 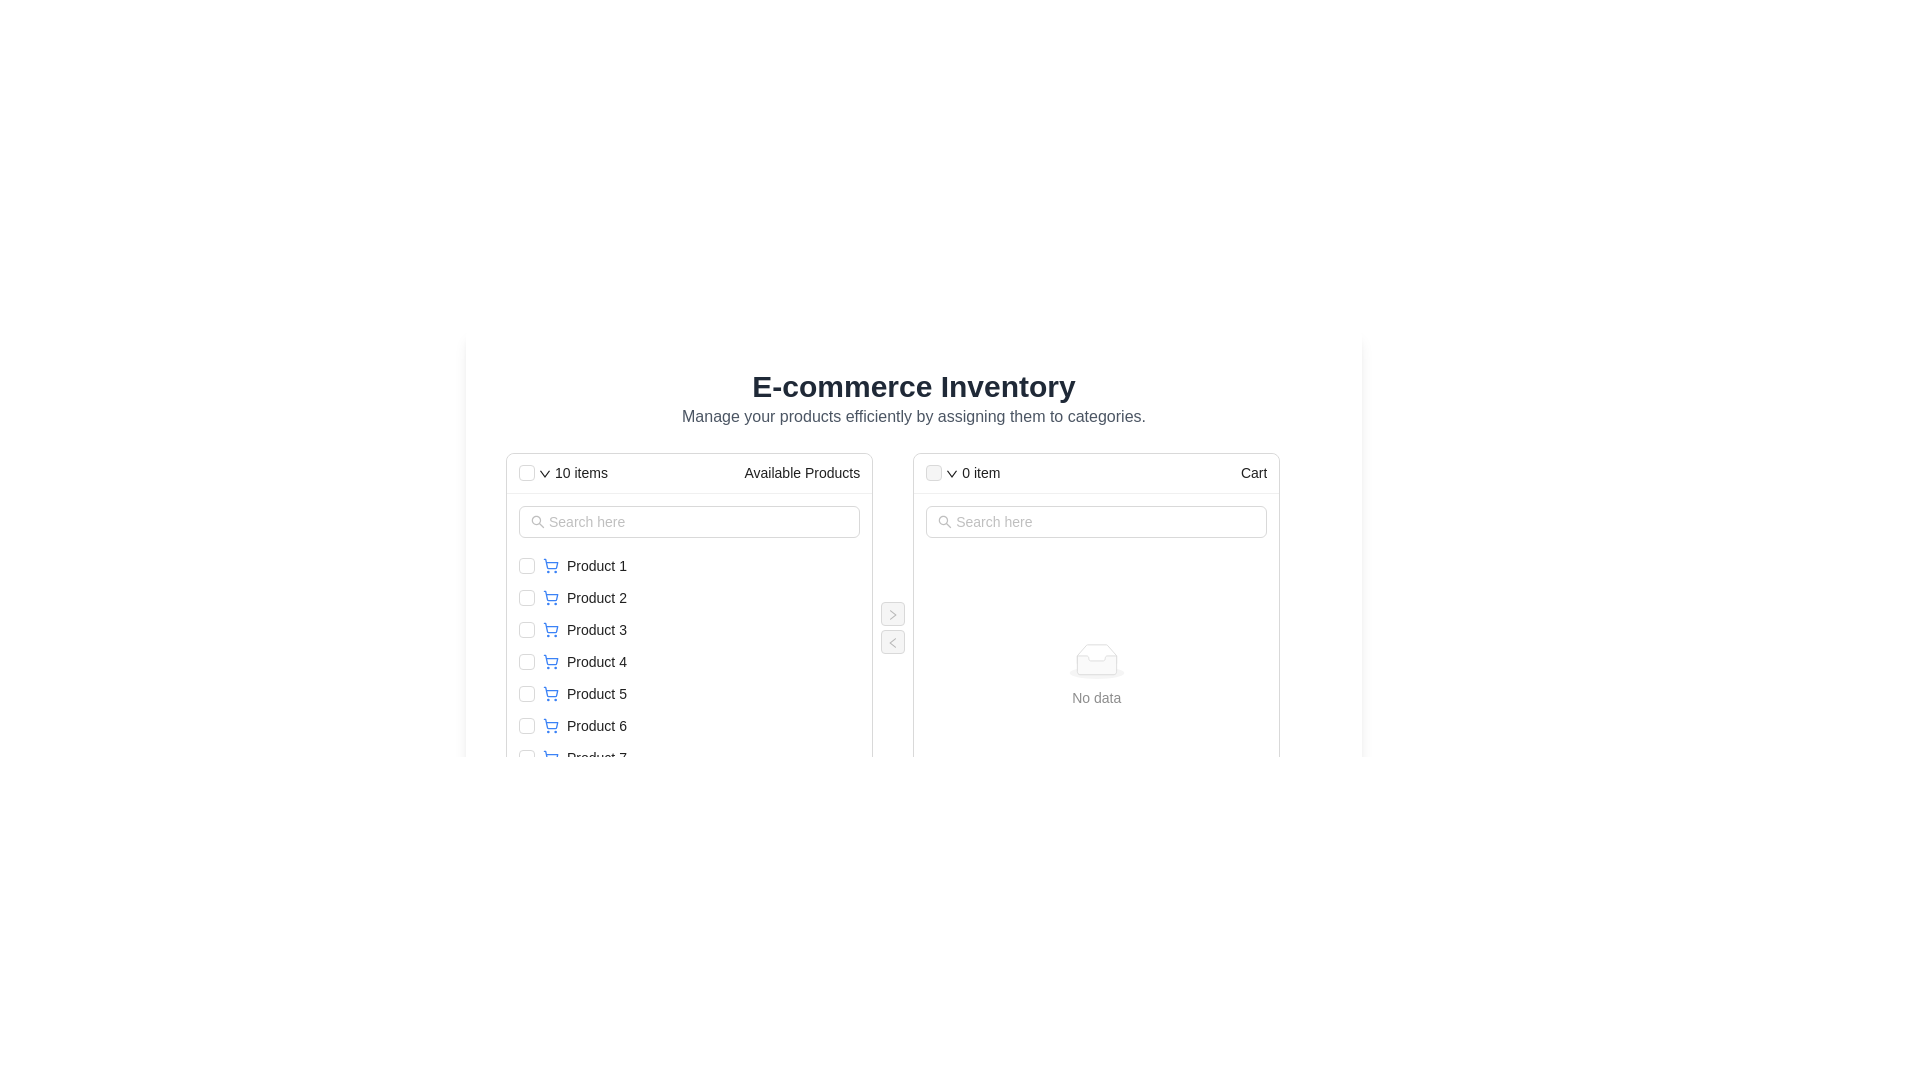 I want to click on the list item with a checkbox representing 'Product 5', so click(x=689, y=693).